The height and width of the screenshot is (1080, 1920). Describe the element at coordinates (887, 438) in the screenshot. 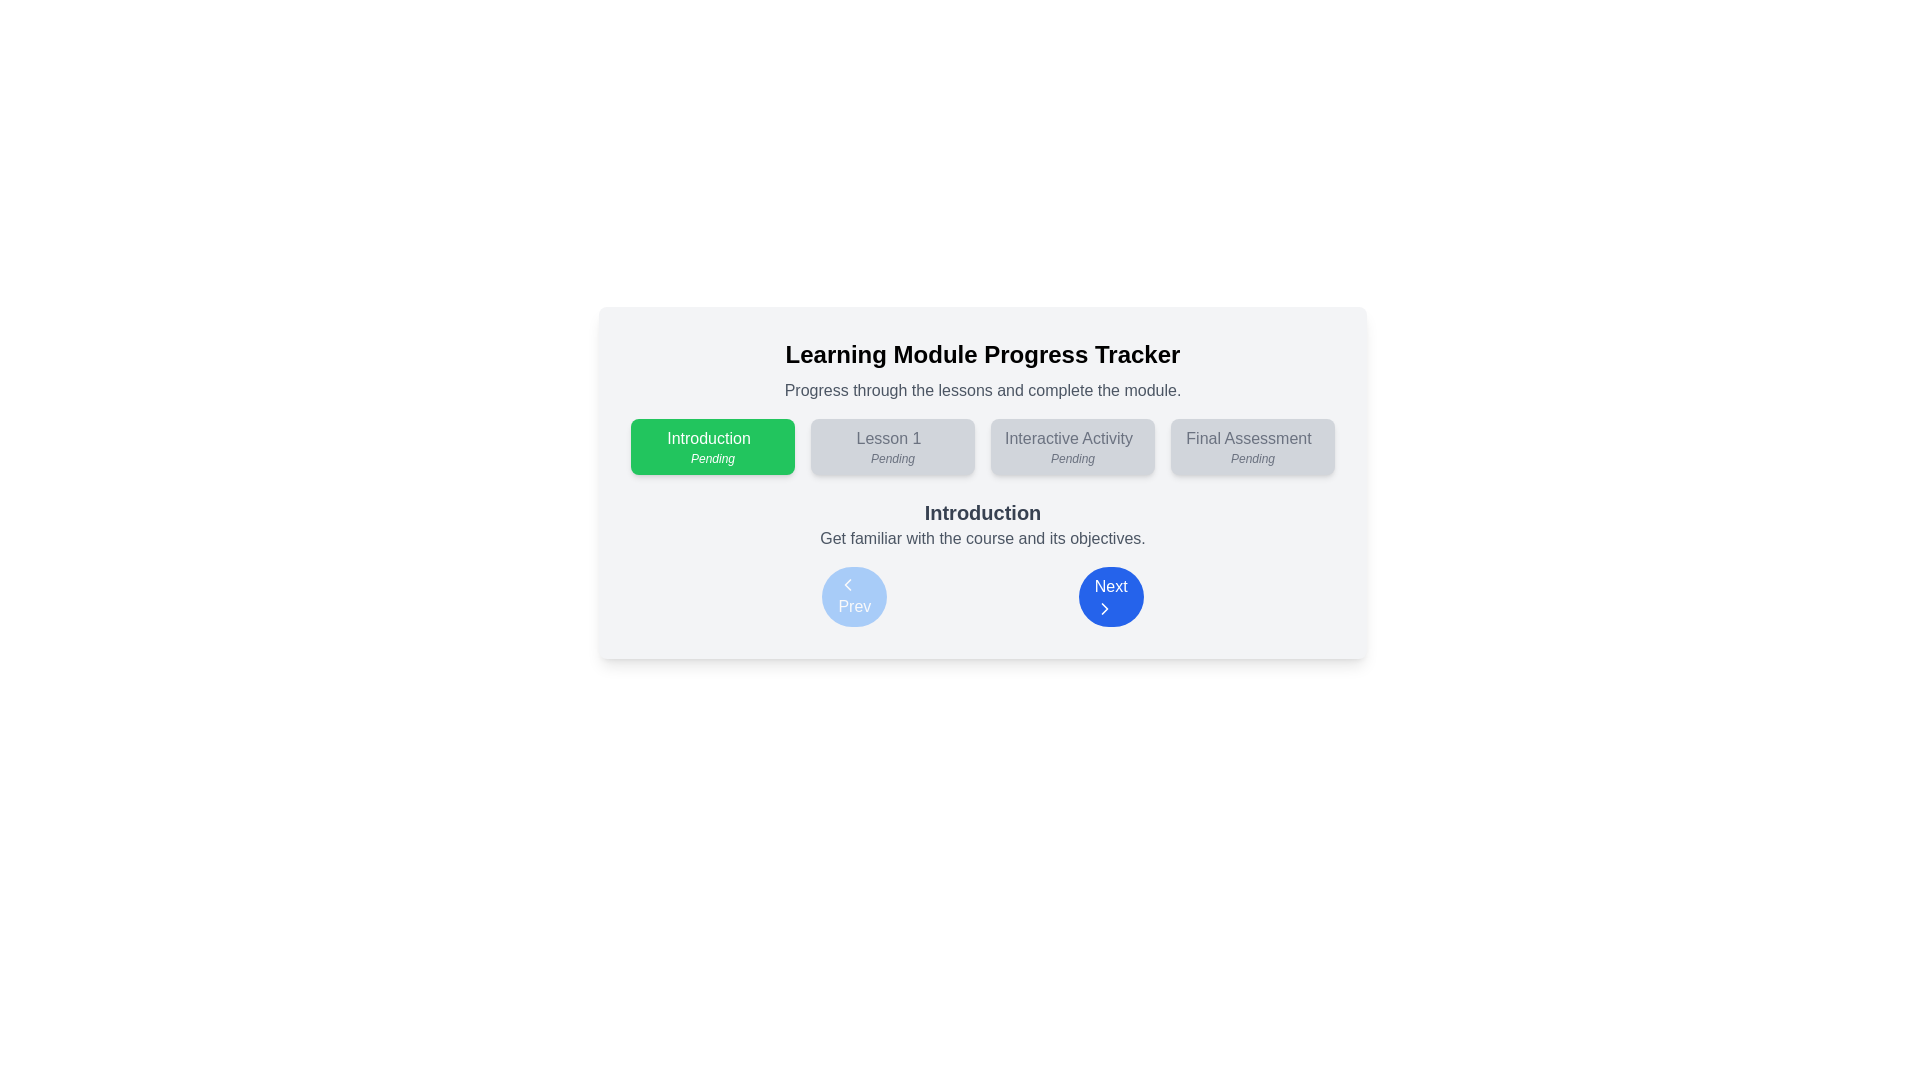

I see `the progress step labeled 'Lesson 1'` at that location.